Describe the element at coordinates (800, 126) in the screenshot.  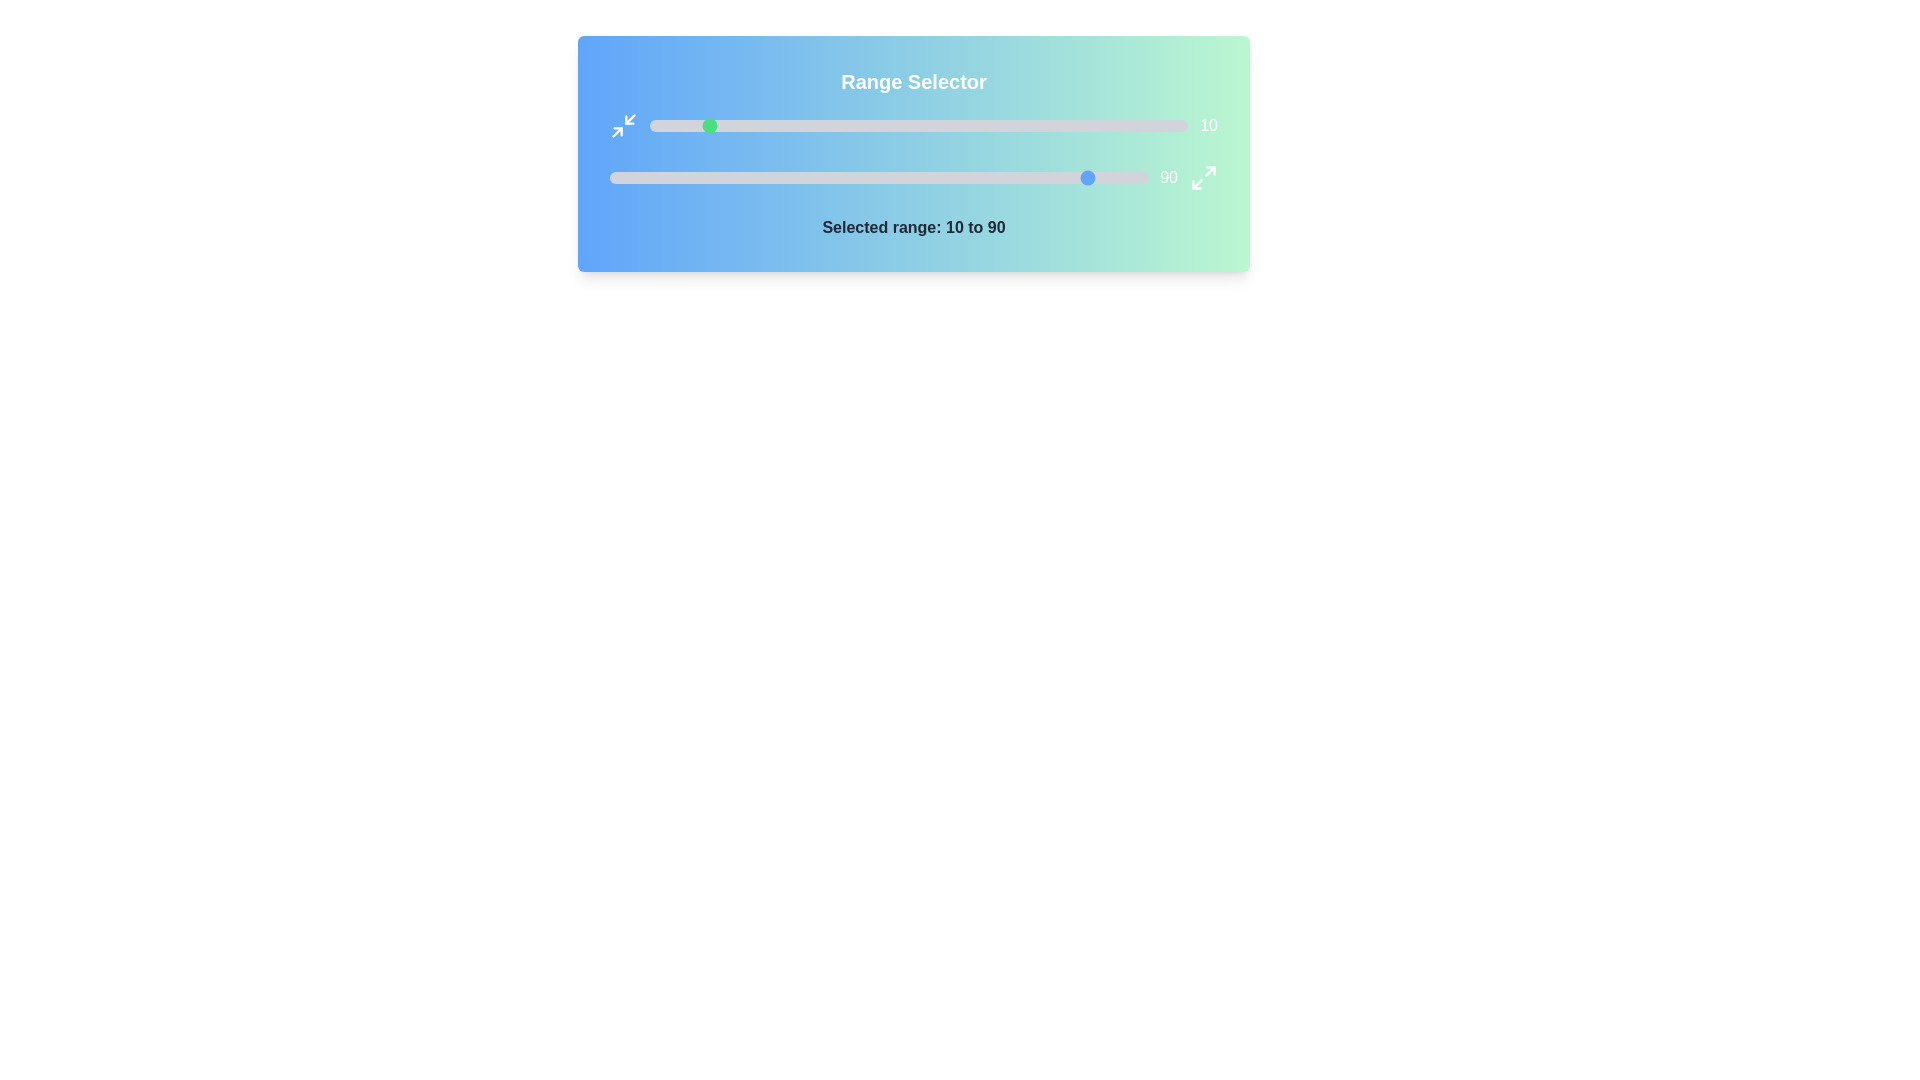
I see `the slider value` at that location.